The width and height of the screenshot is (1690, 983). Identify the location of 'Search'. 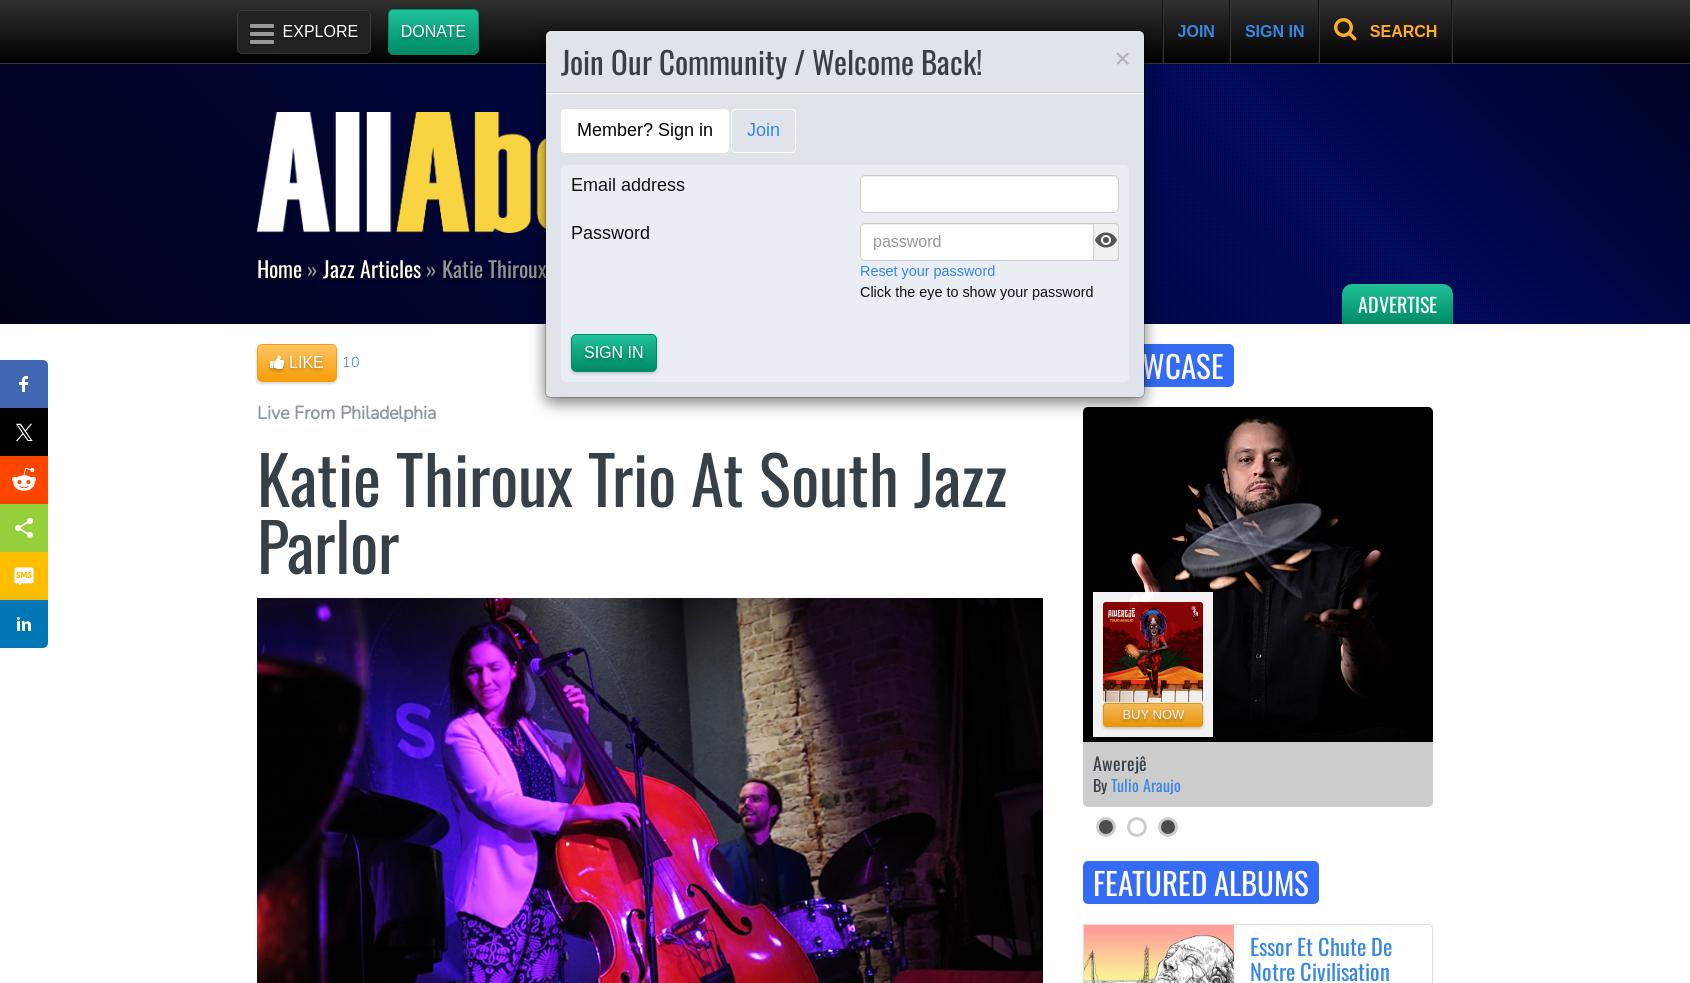
(1368, 30).